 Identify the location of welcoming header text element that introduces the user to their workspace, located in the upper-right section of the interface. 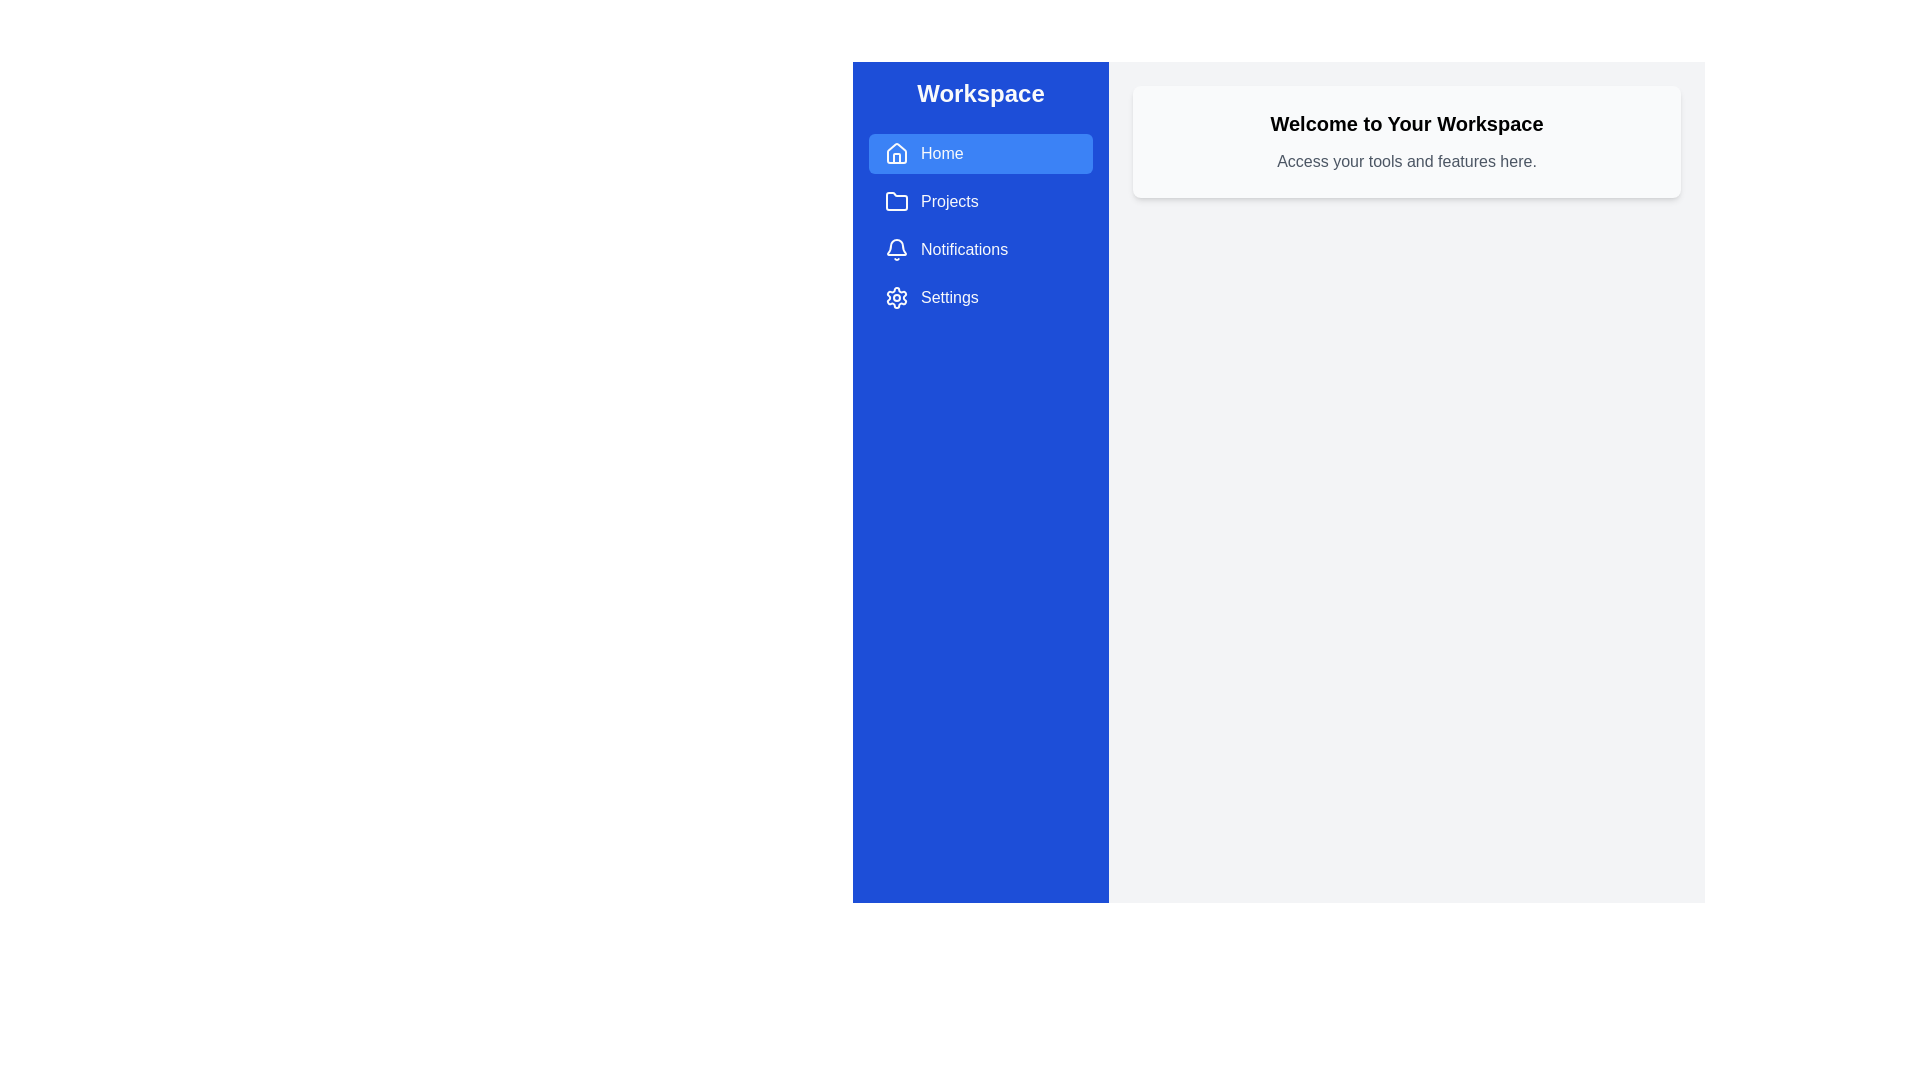
(1405, 123).